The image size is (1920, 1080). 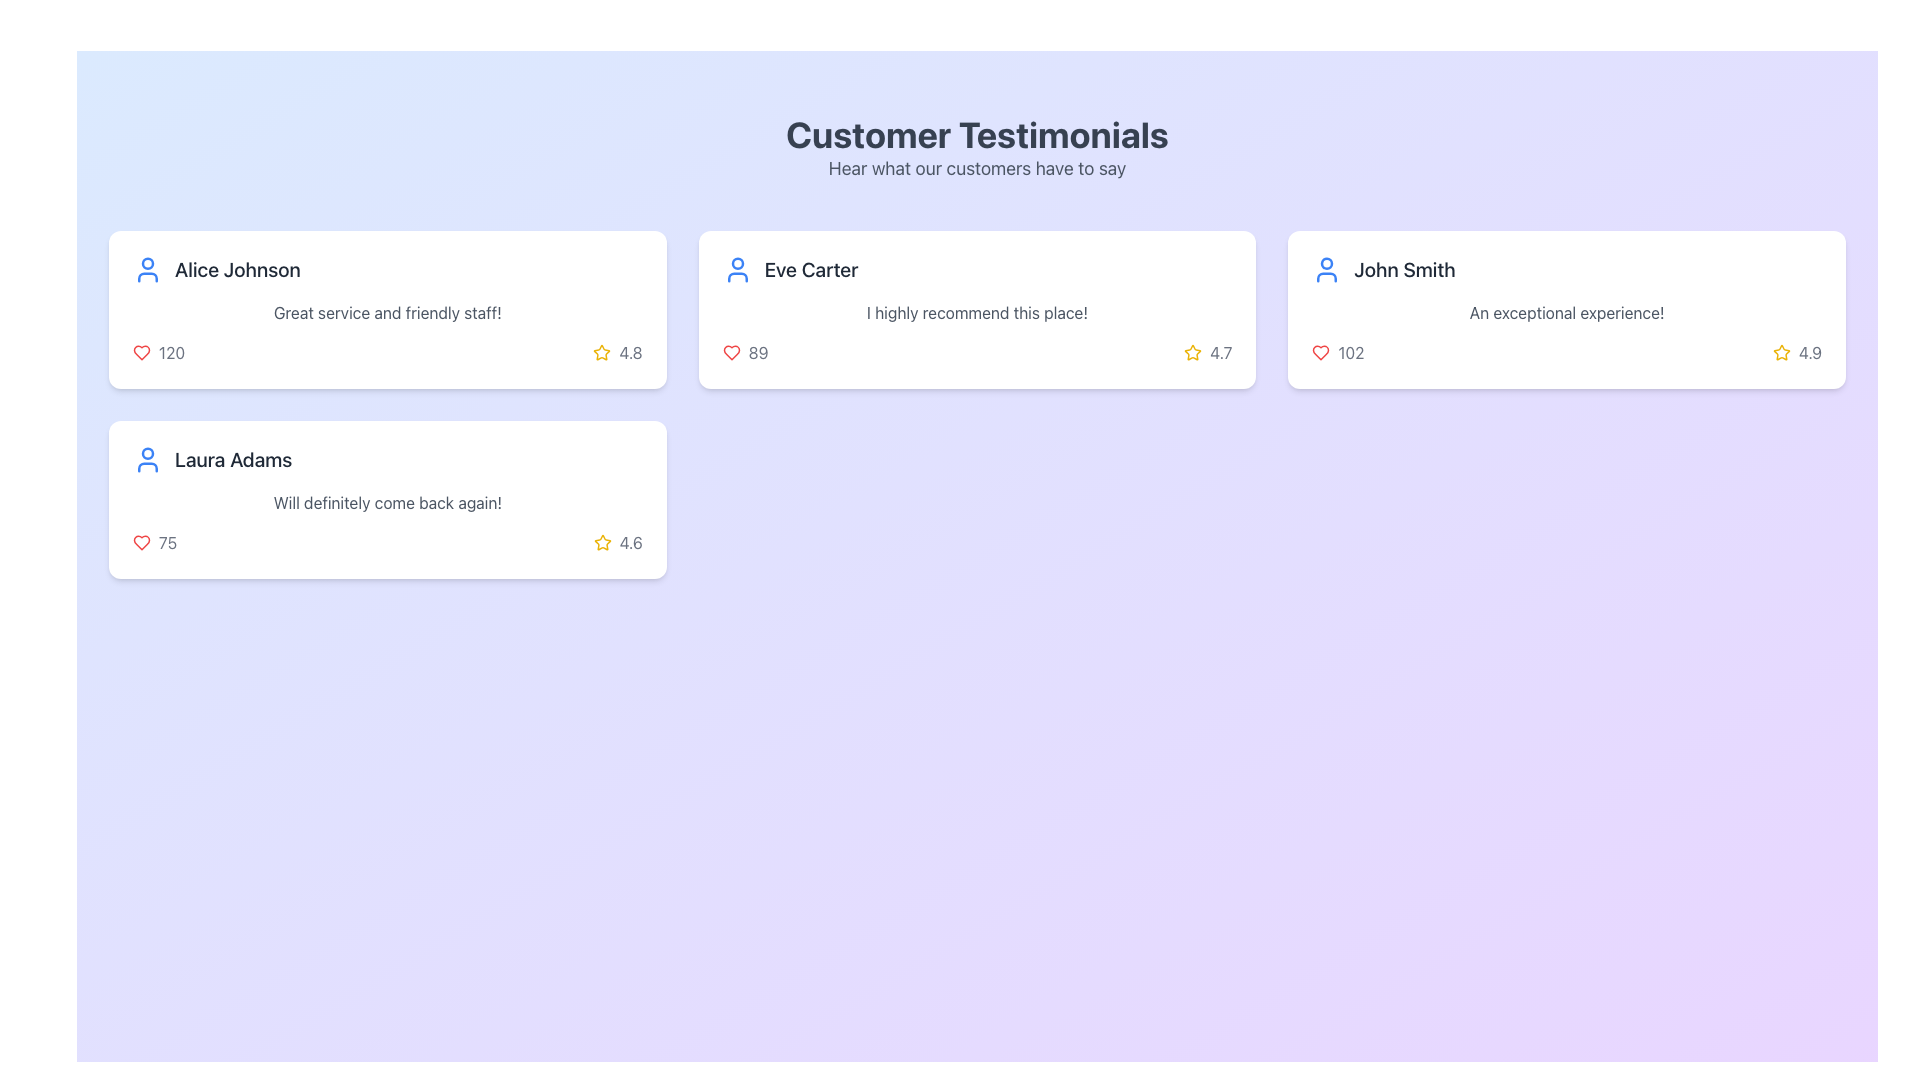 What do you see at coordinates (147, 270) in the screenshot?
I see `the decorative icon indicating Alice Johnson's testimonial, located at the top-left of the testimonial card` at bounding box center [147, 270].